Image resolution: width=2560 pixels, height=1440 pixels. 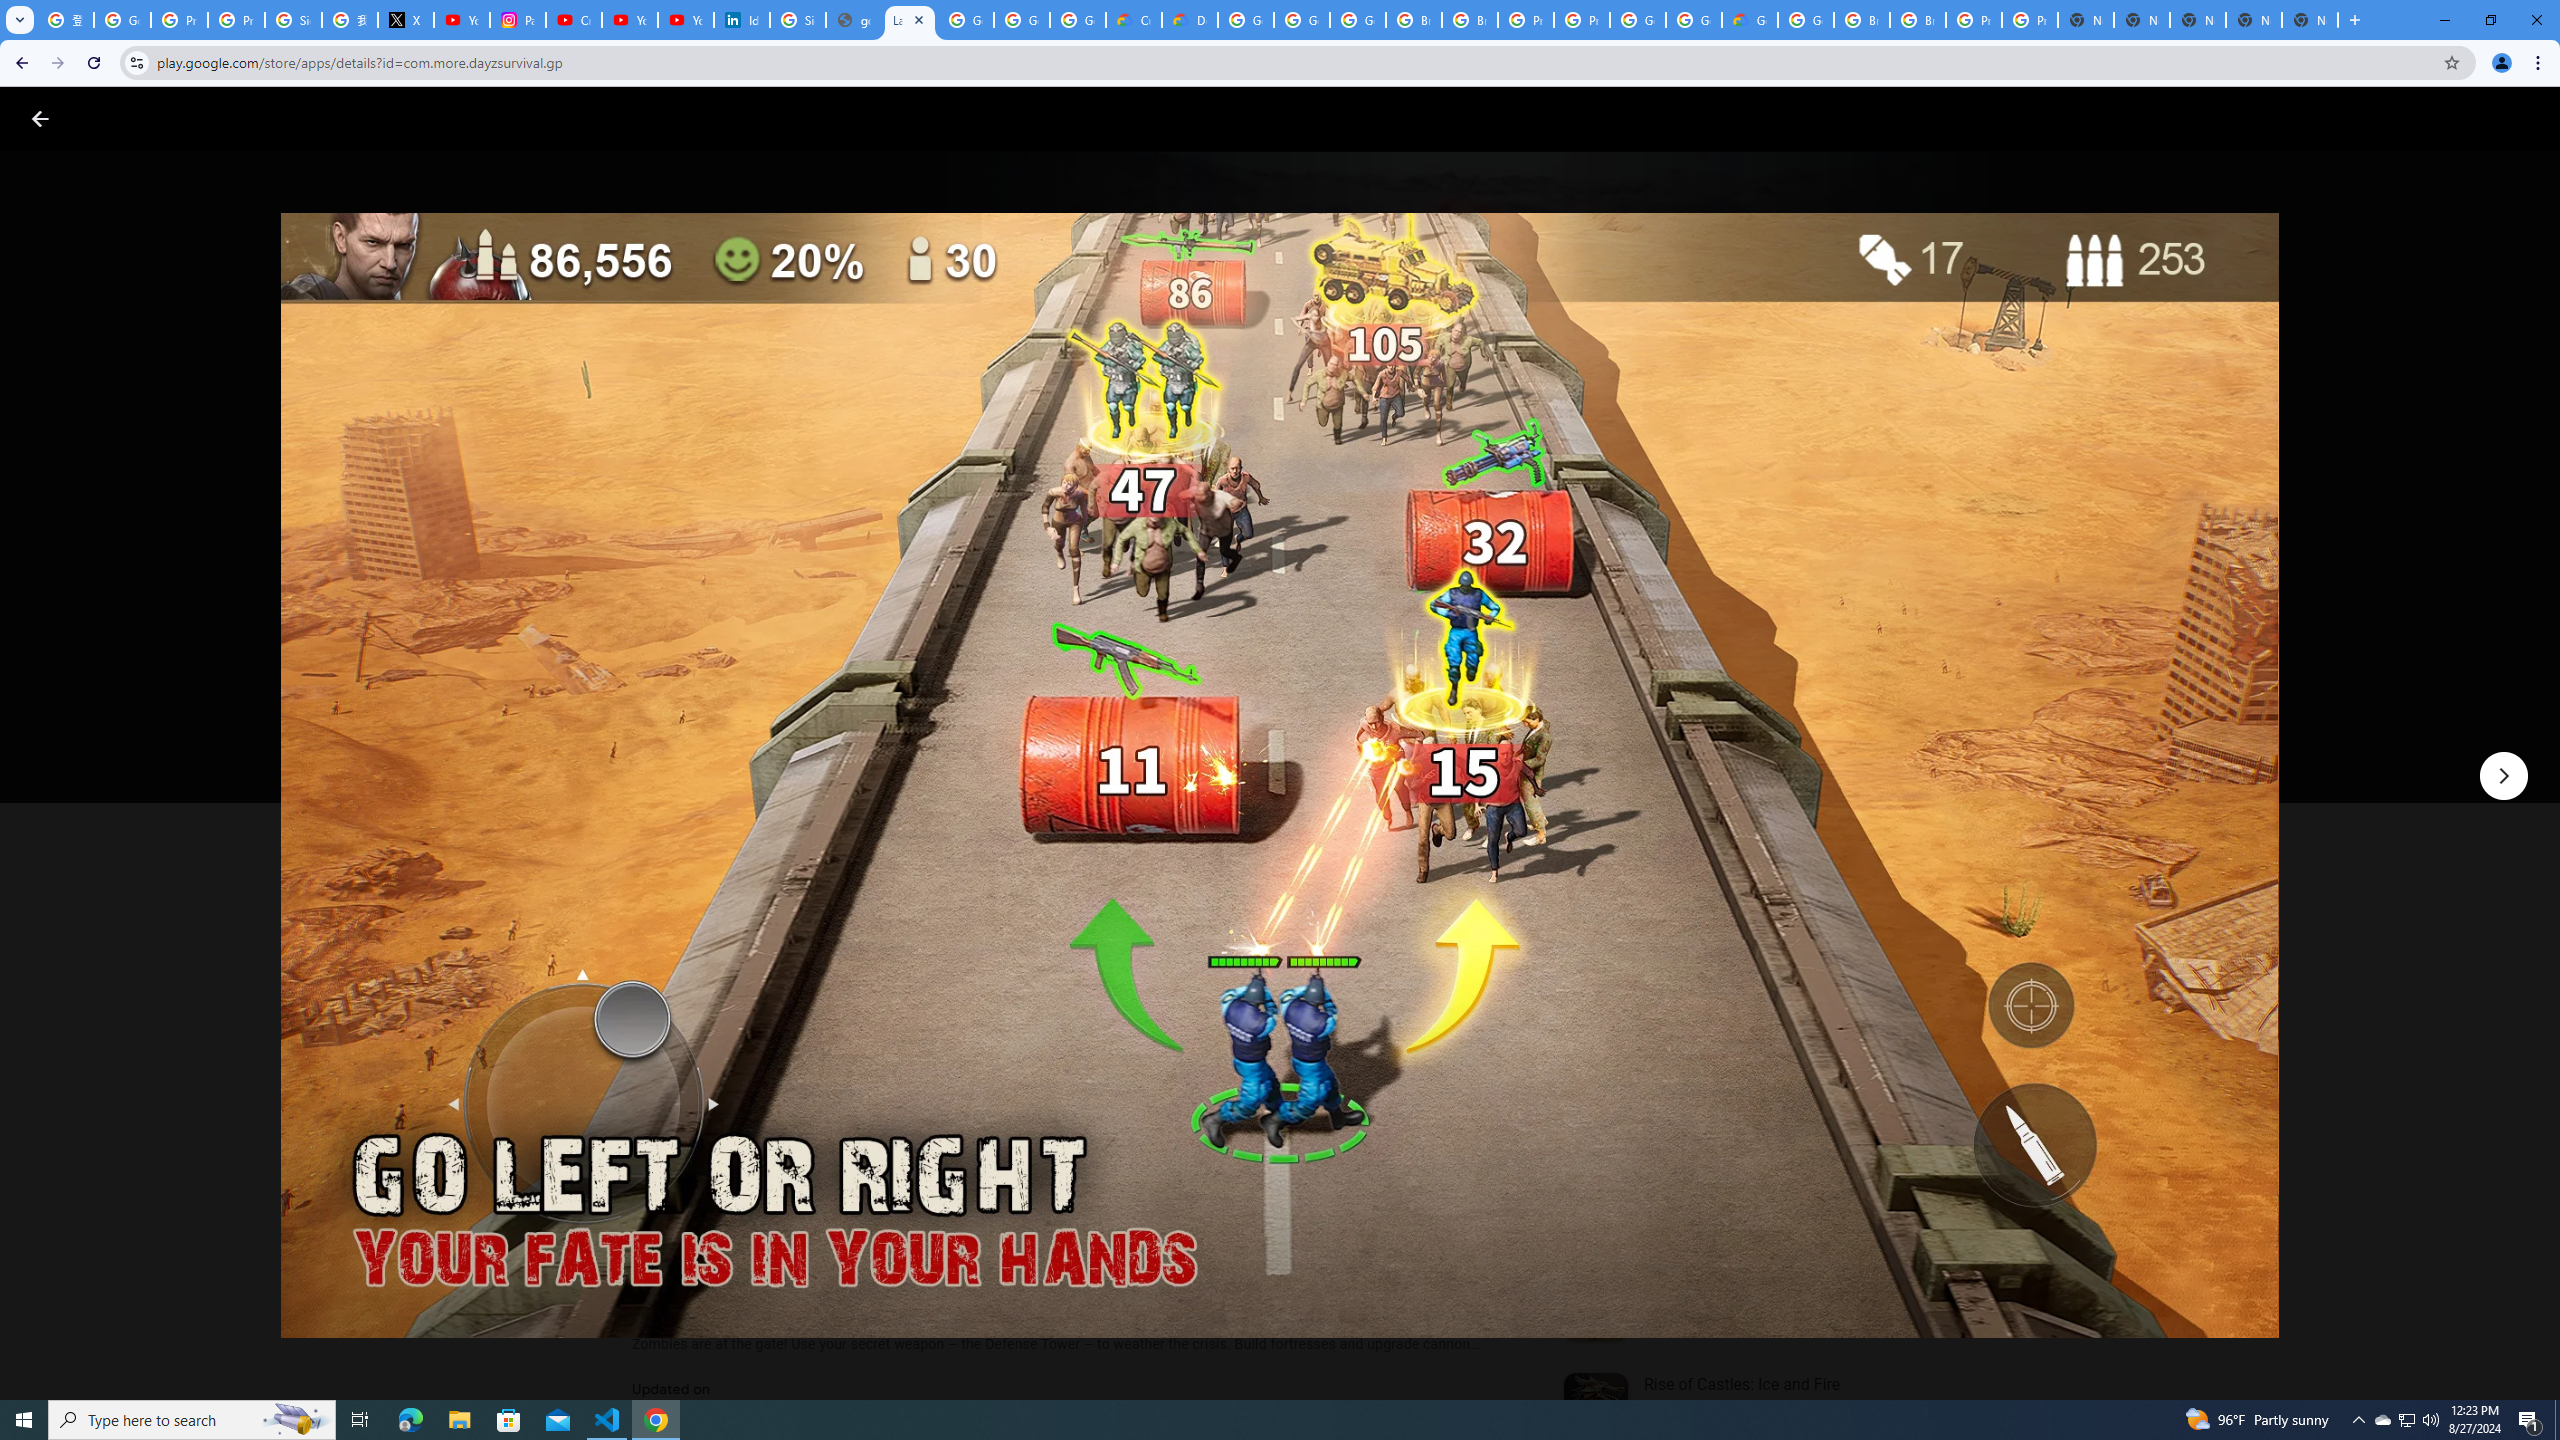 I want to click on 'Sign in - Google Accounts', so click(x=293, y=19).